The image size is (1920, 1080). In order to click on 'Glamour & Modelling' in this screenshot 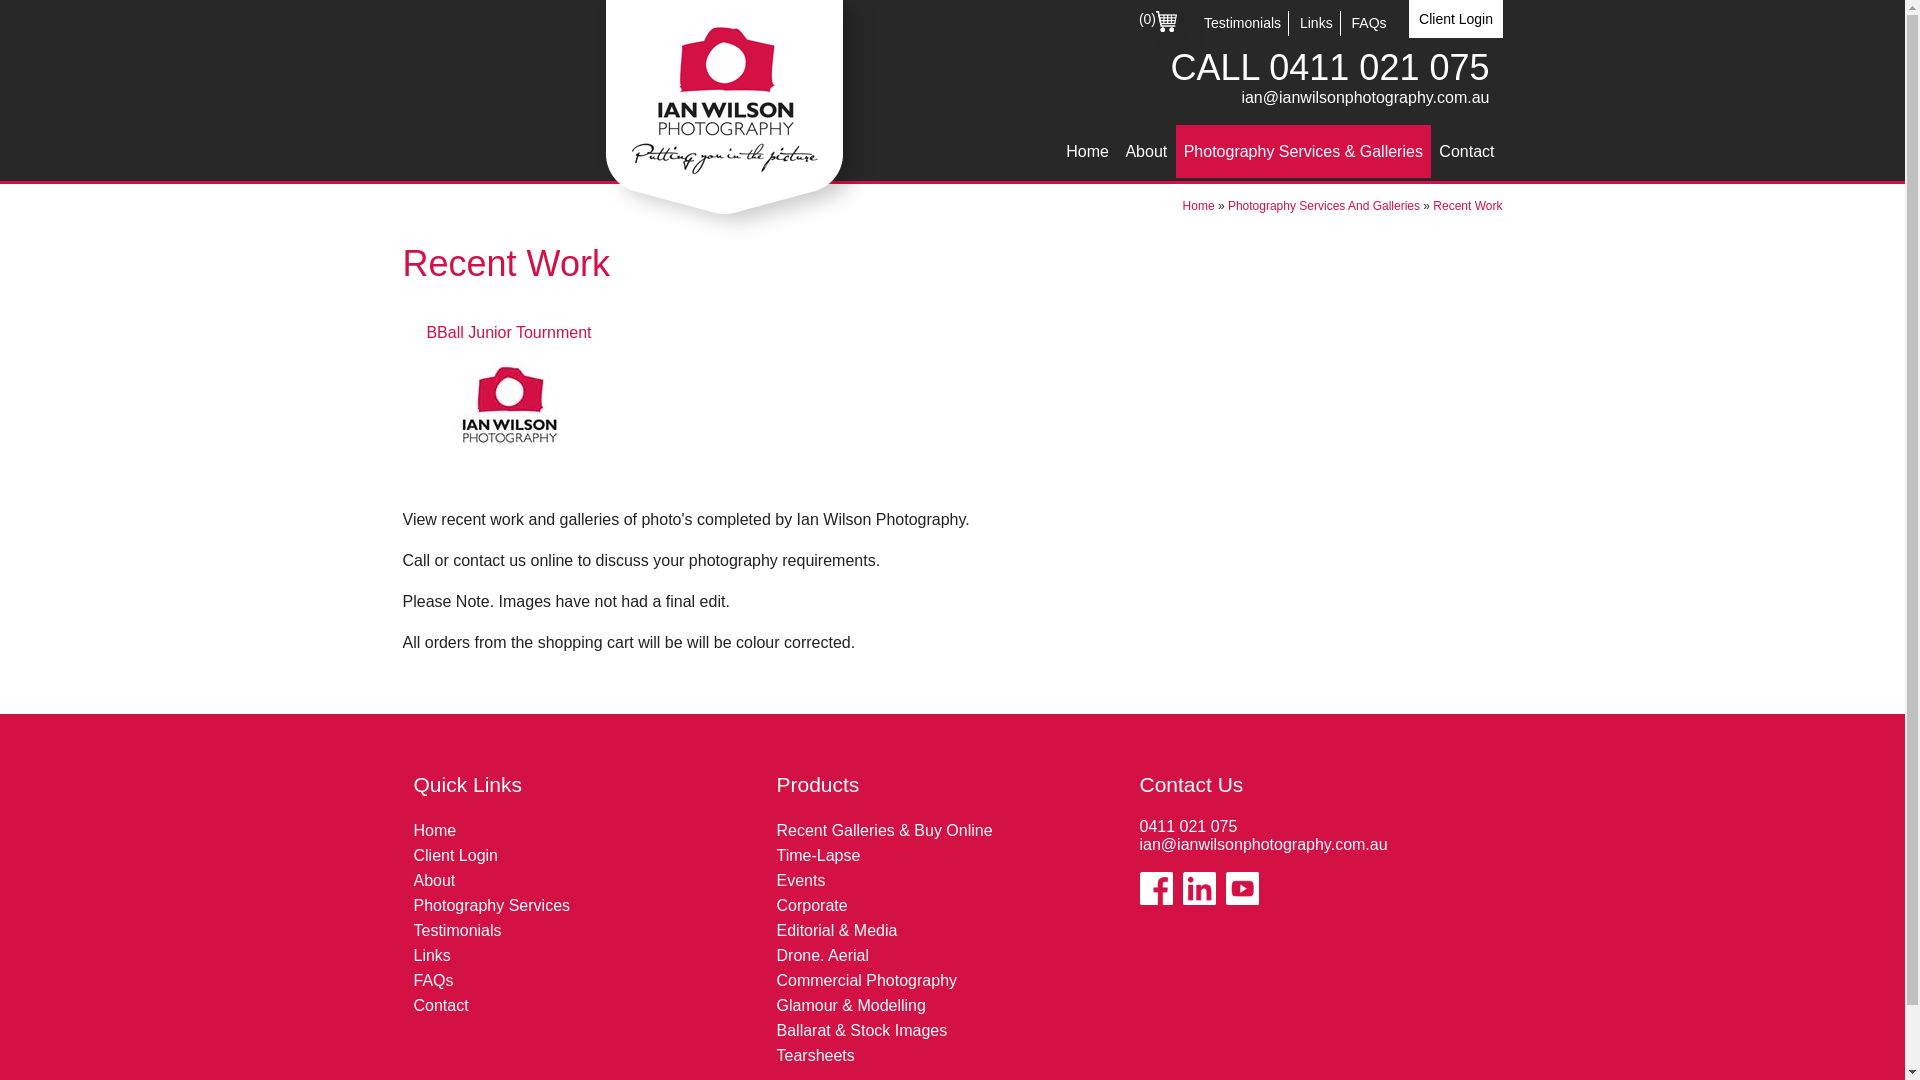, I will do `click(850, 1005)`.